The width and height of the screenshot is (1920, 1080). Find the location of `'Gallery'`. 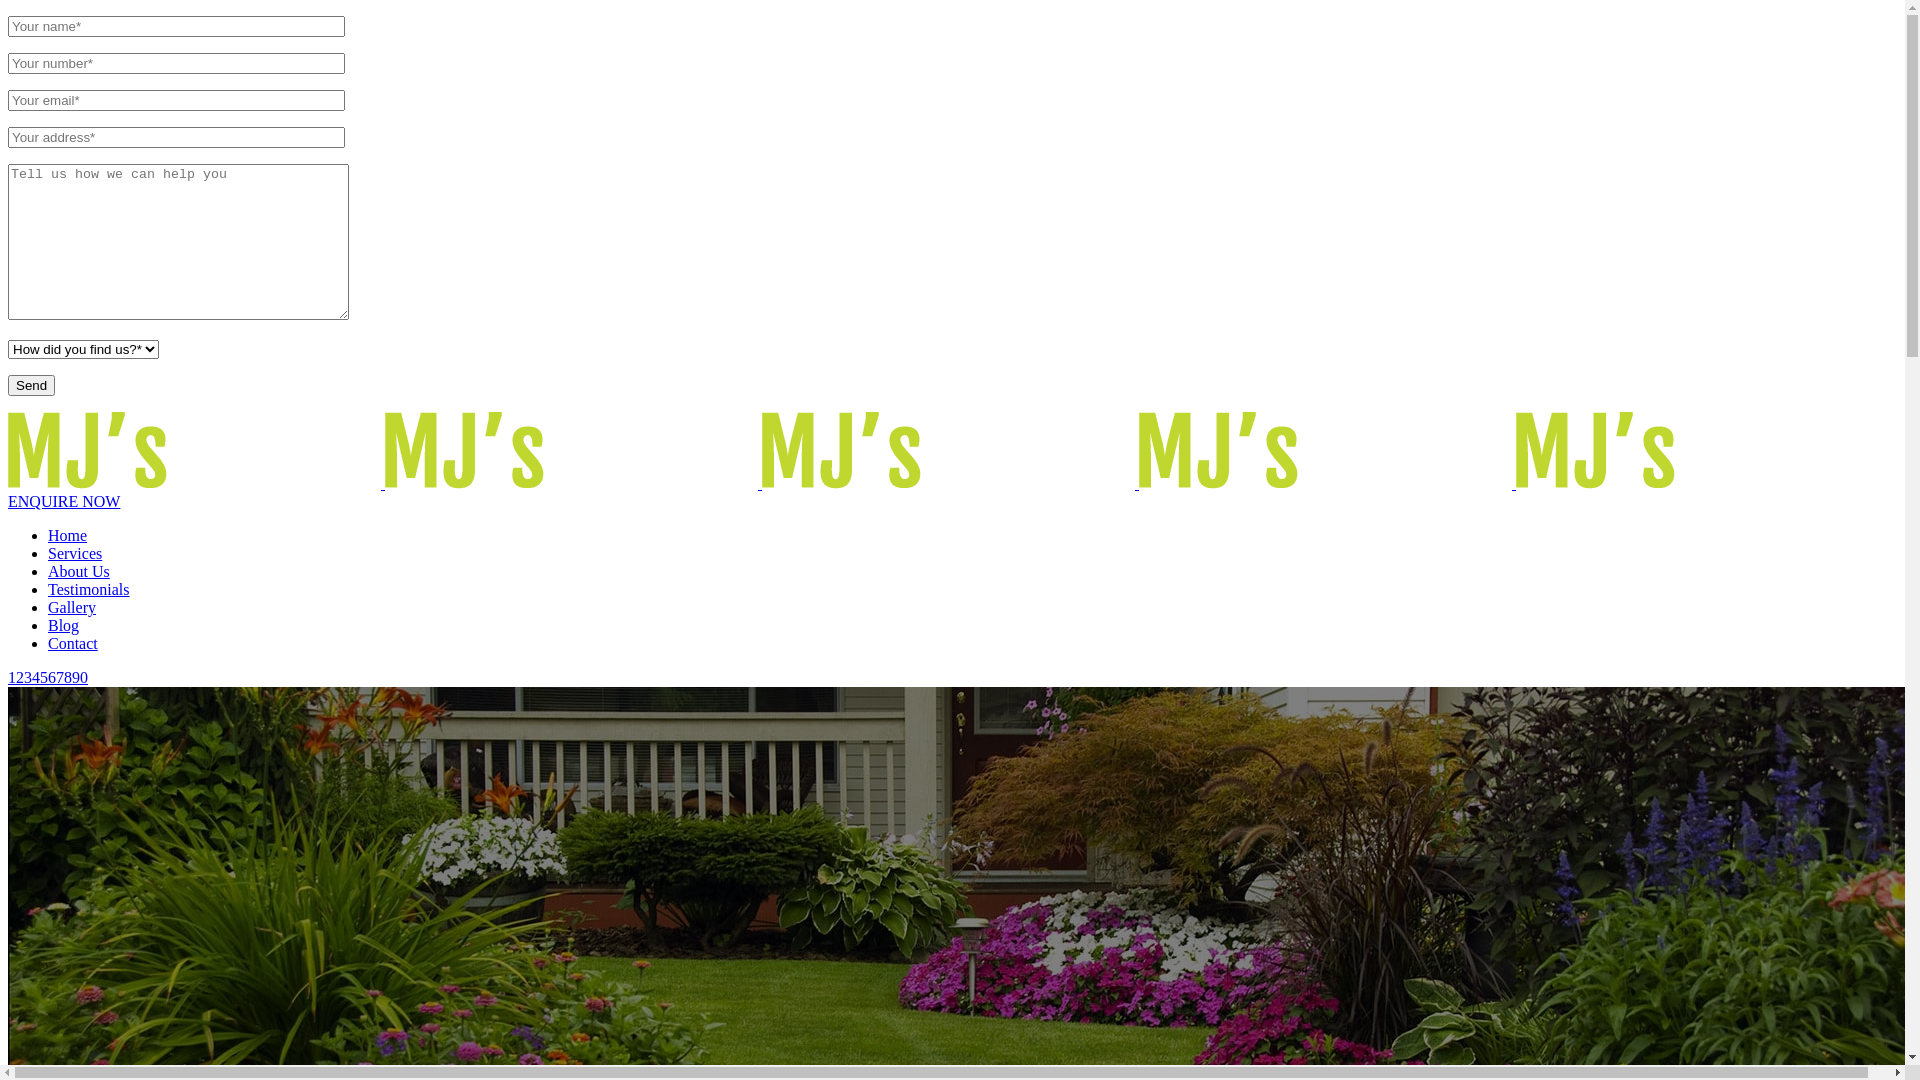

'Gallery' is located at coordinates (48, 606).